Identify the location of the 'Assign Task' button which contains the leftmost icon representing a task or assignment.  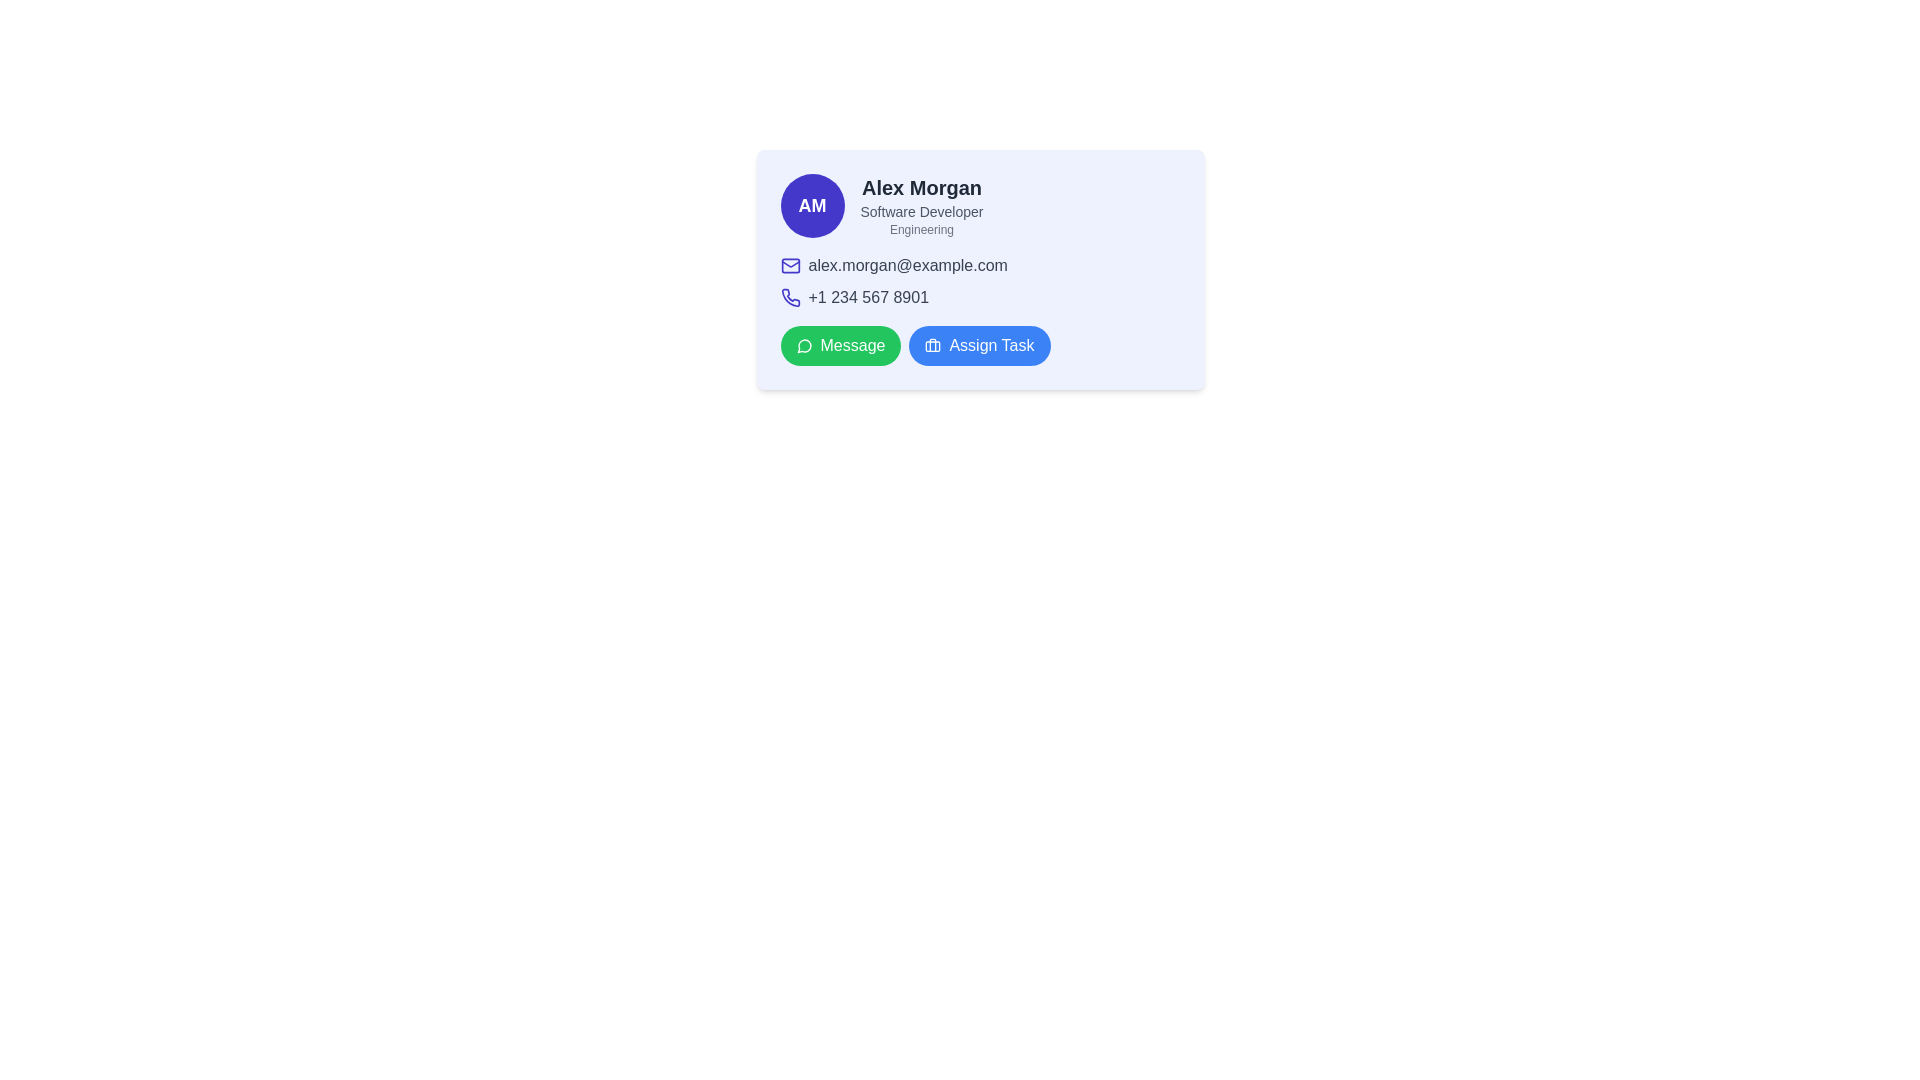
(932, 345).